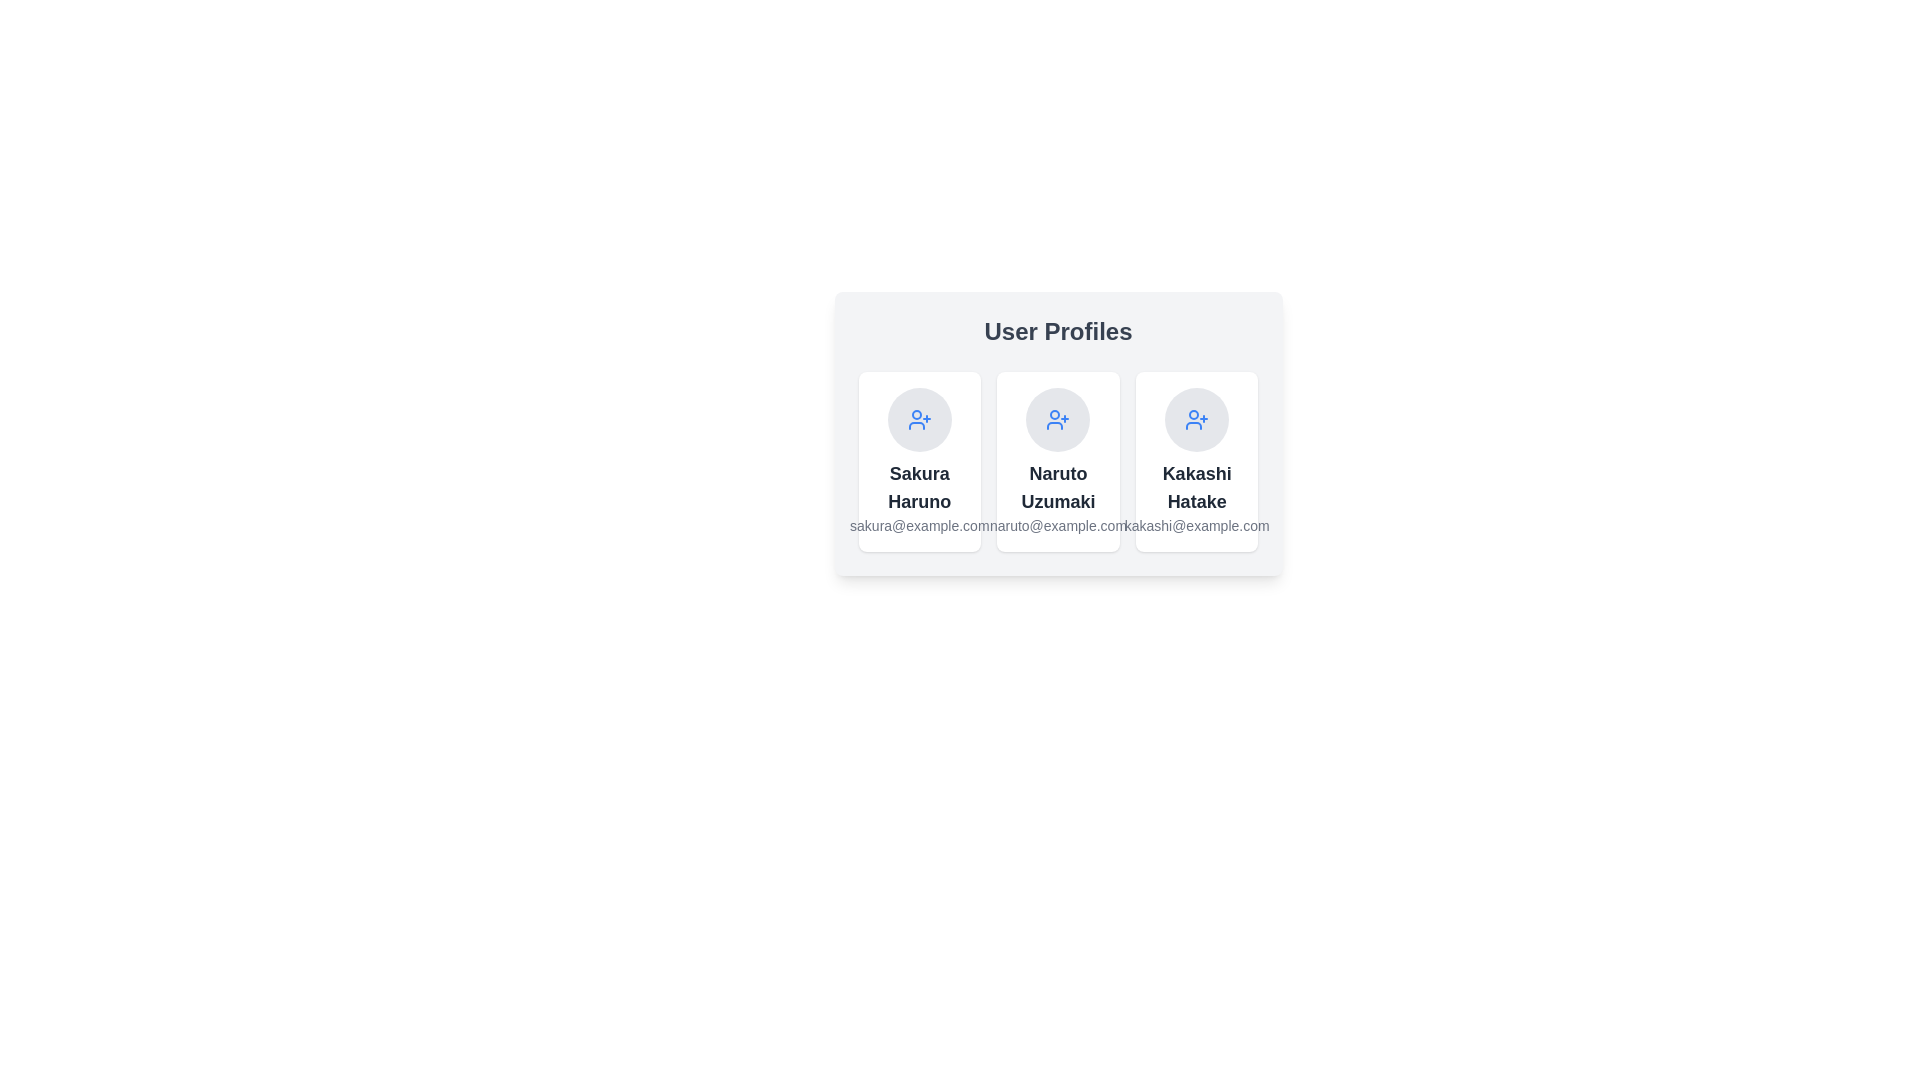 The height and width of the screenshot is (1080, 1920). Describe the element at coordinates (918, 462) in the screenshot. I see `the profile card for 'Sakura Haruno'` at that location.